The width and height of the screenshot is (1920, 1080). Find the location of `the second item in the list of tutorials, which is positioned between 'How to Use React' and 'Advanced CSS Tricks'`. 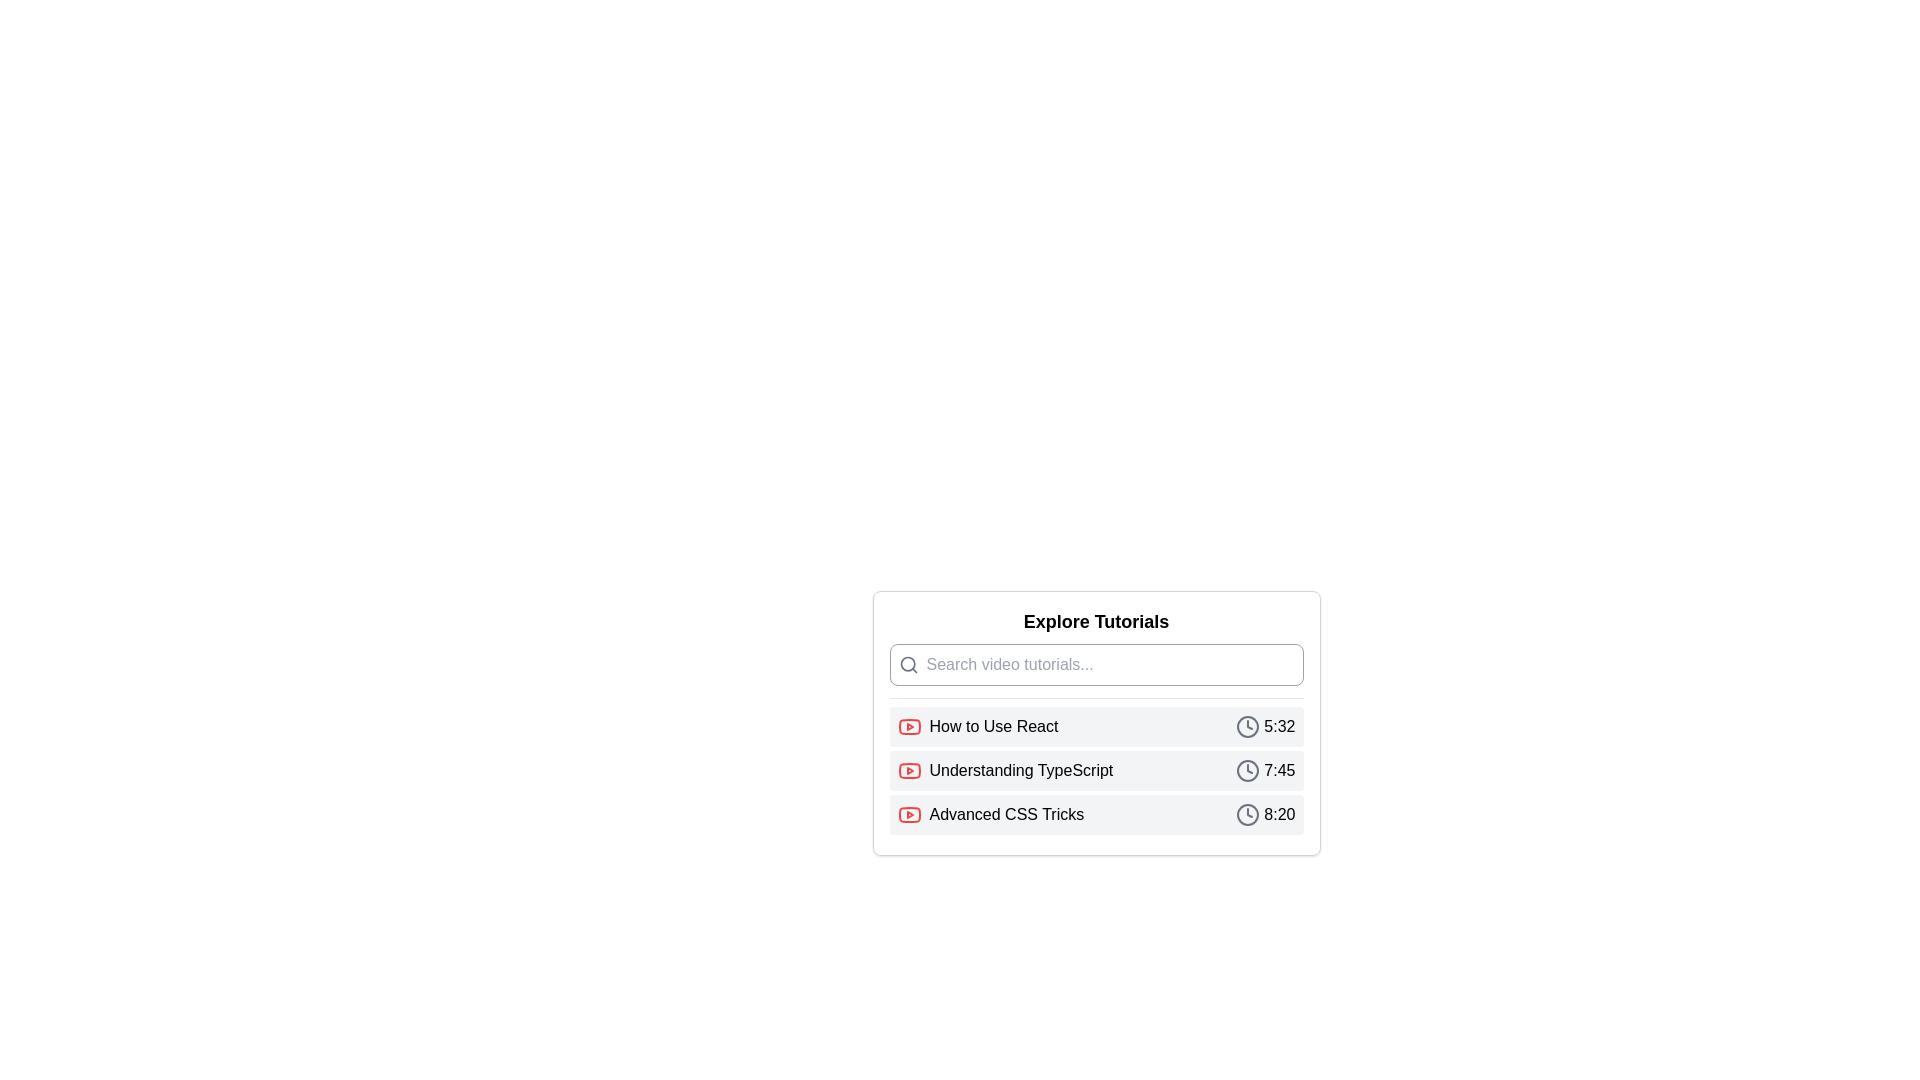

the second item in the list of tutorials, which is positioned between 'How to Use React' and 'Advanced CSS Tricks' is located at coordinates (1095, 770).